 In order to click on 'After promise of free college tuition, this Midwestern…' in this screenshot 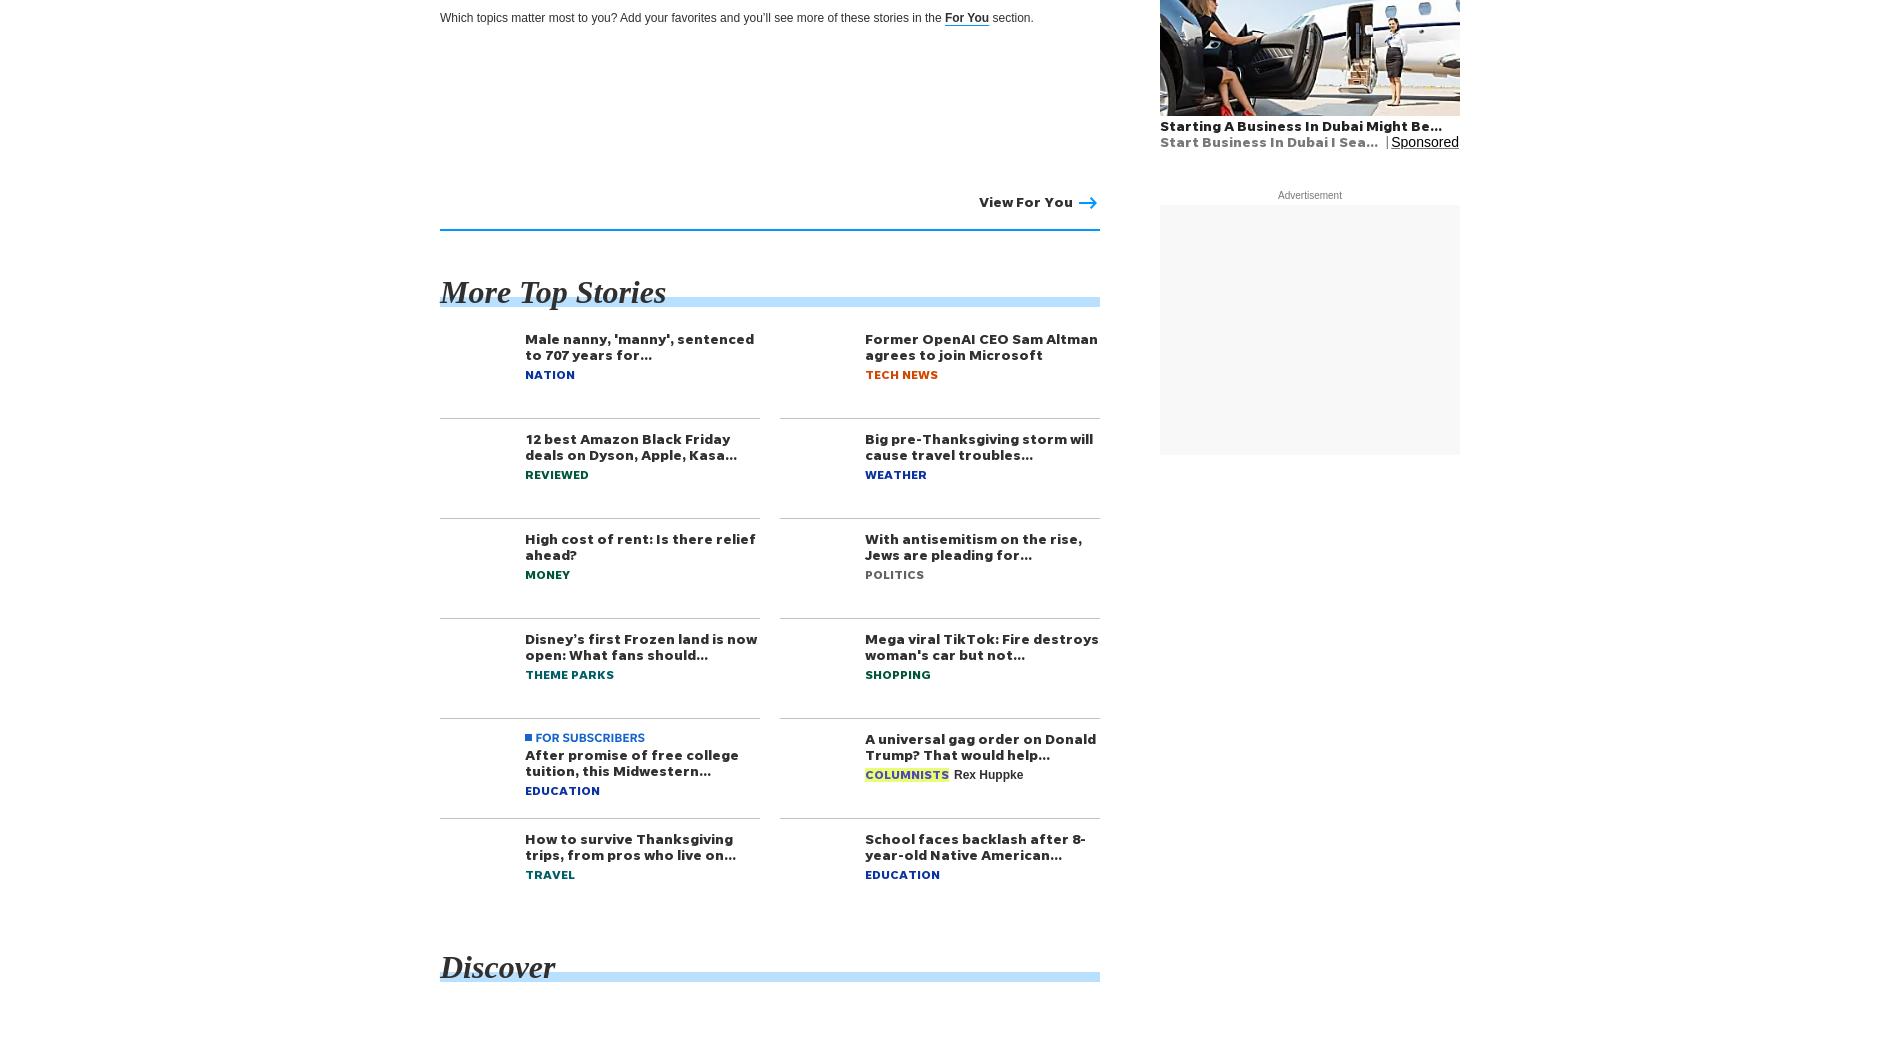, I will do `click(631, 762)`.